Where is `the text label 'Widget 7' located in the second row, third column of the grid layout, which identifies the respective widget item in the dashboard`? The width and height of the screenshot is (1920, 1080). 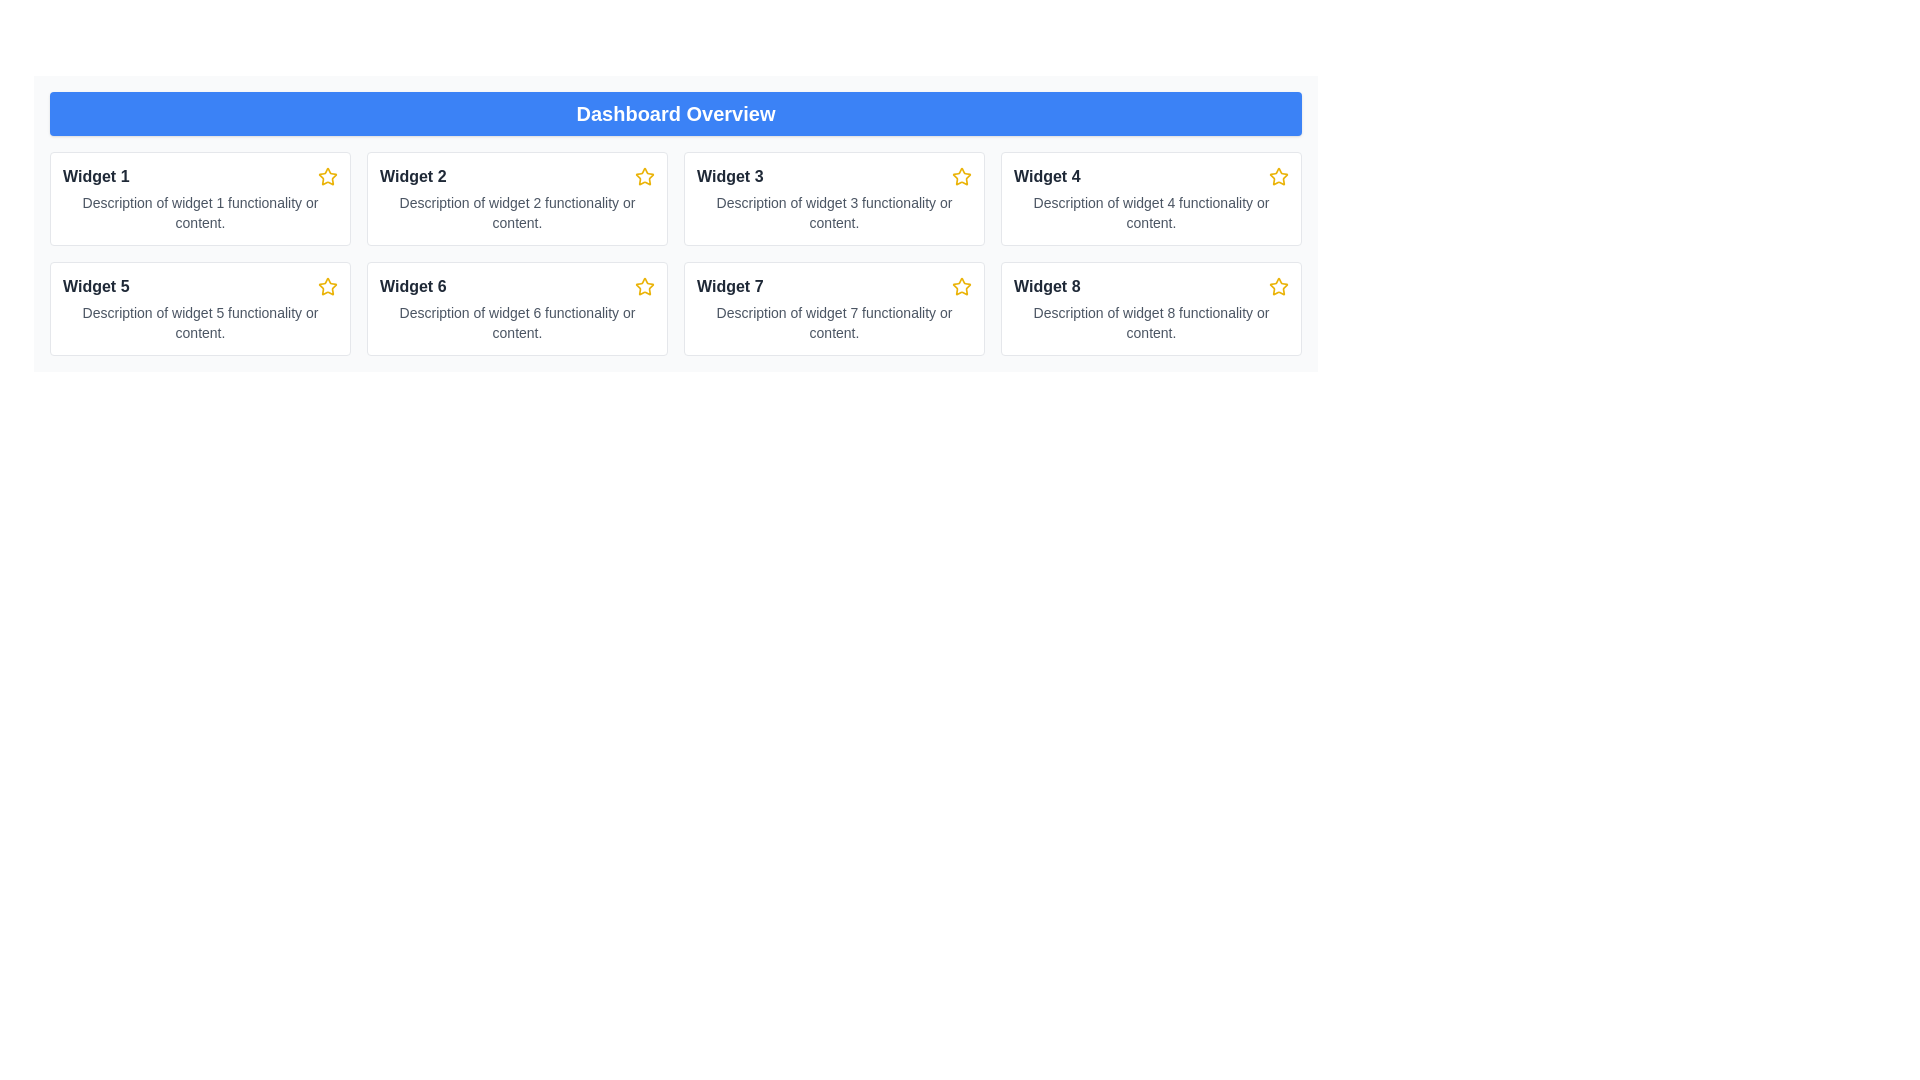 the text label 'Widget 7' located in the second row, third column of the grid layout, which identifies the respective widget item in the dashboard is located at coordinates (729, 286).